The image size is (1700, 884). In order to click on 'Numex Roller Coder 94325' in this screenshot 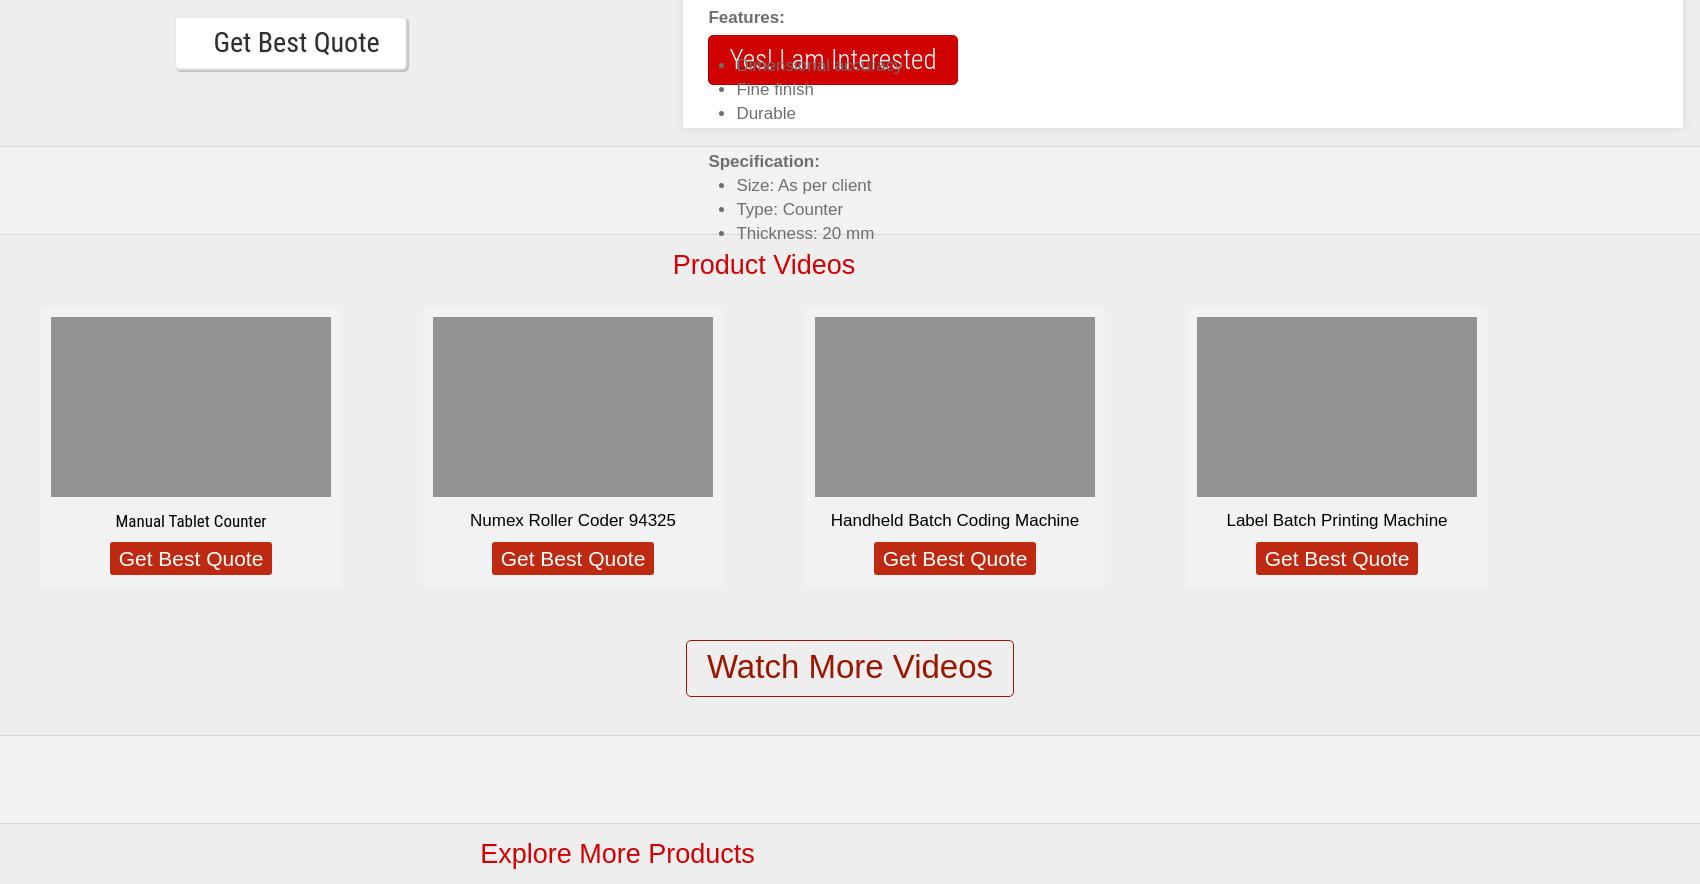, I will do `click(572, 520)`.